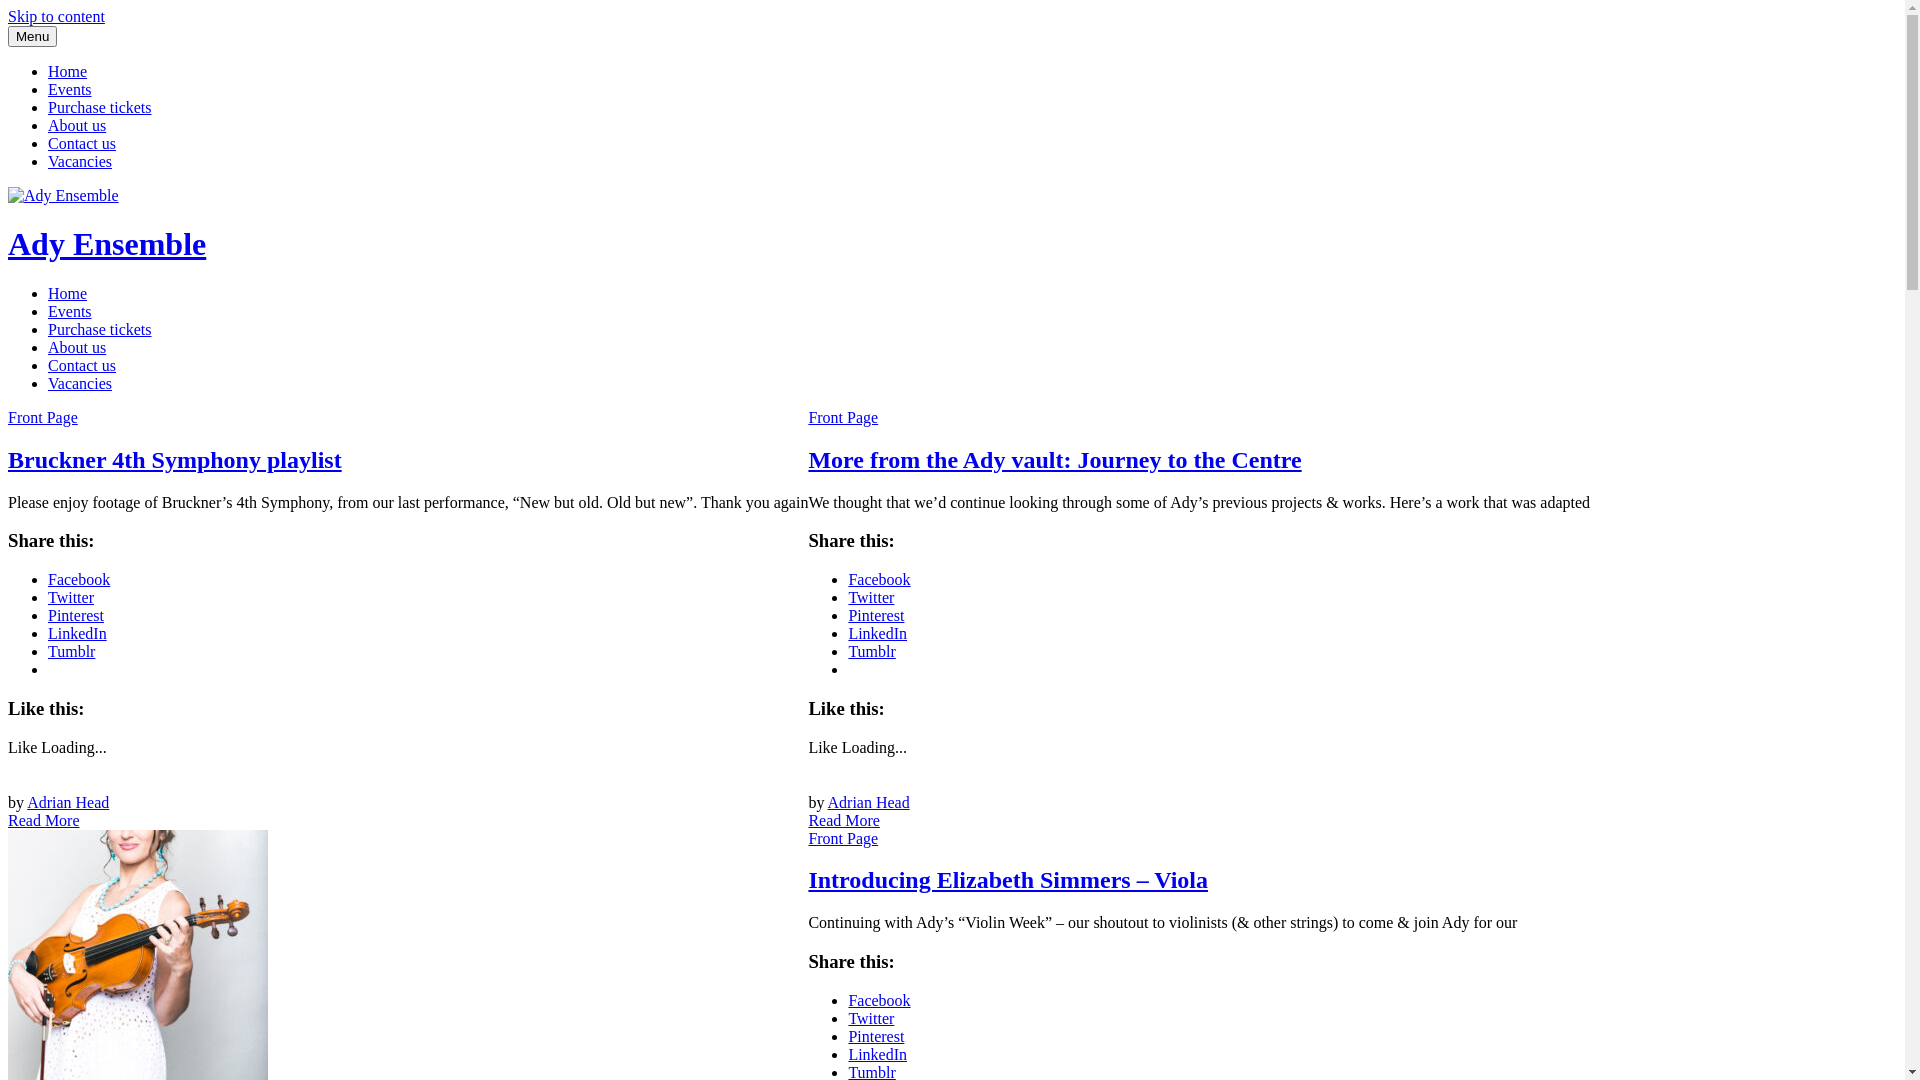 This screenshot has width=1920, height=1080. I want to click on 'Purchase tickets', so click(99, 107).